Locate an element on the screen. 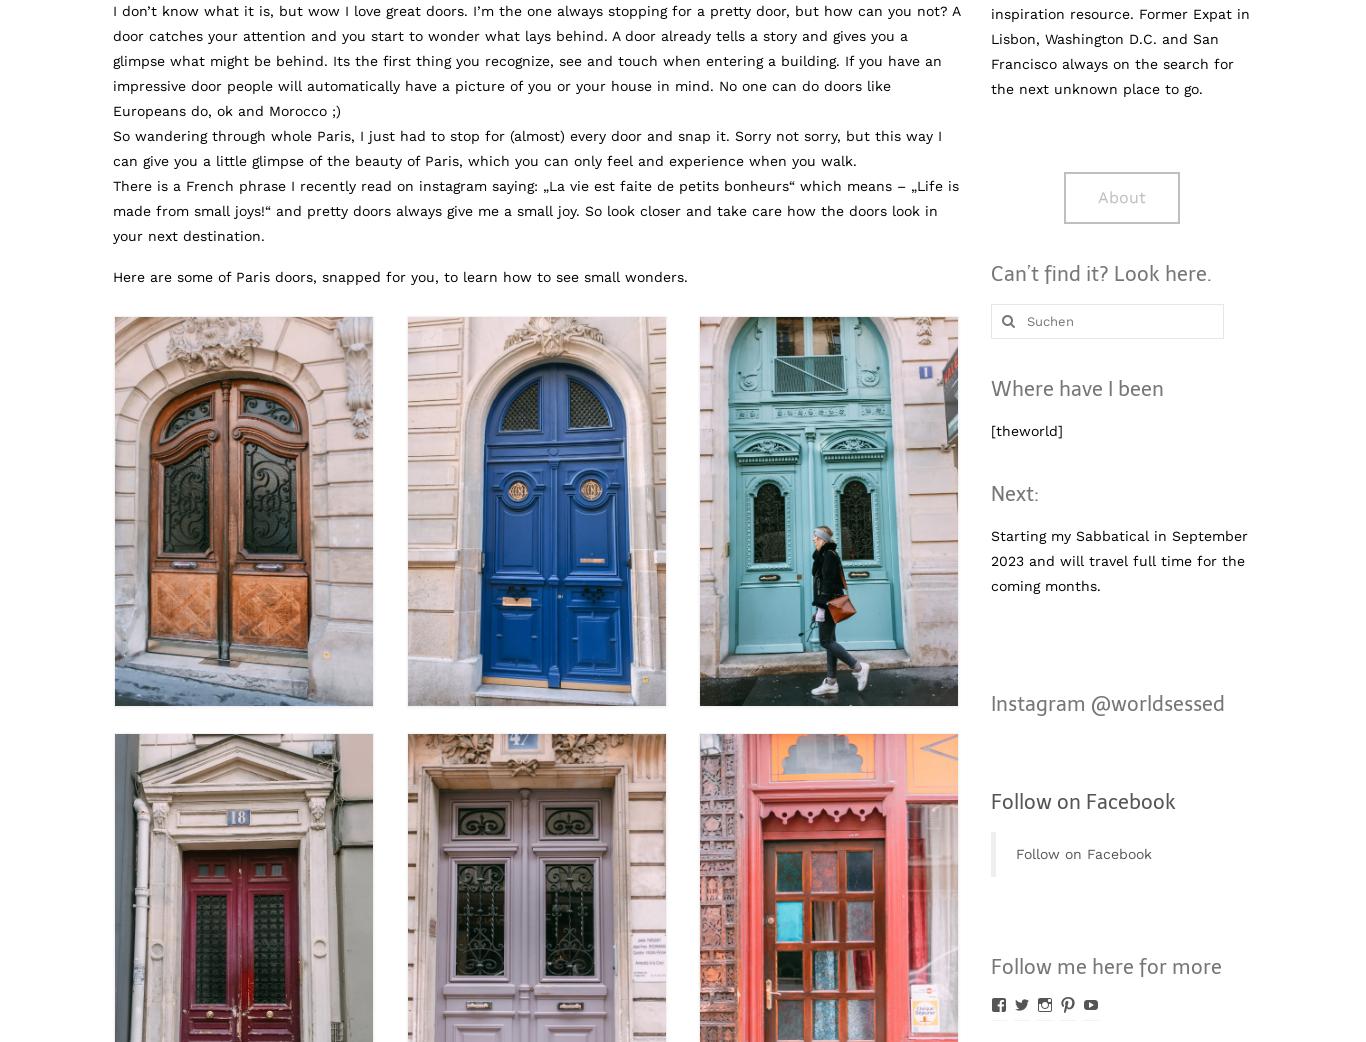  'Here are some of Paris doors, snapped for you, to learn how to see small wonders.' is located at coordinates (399, 276).